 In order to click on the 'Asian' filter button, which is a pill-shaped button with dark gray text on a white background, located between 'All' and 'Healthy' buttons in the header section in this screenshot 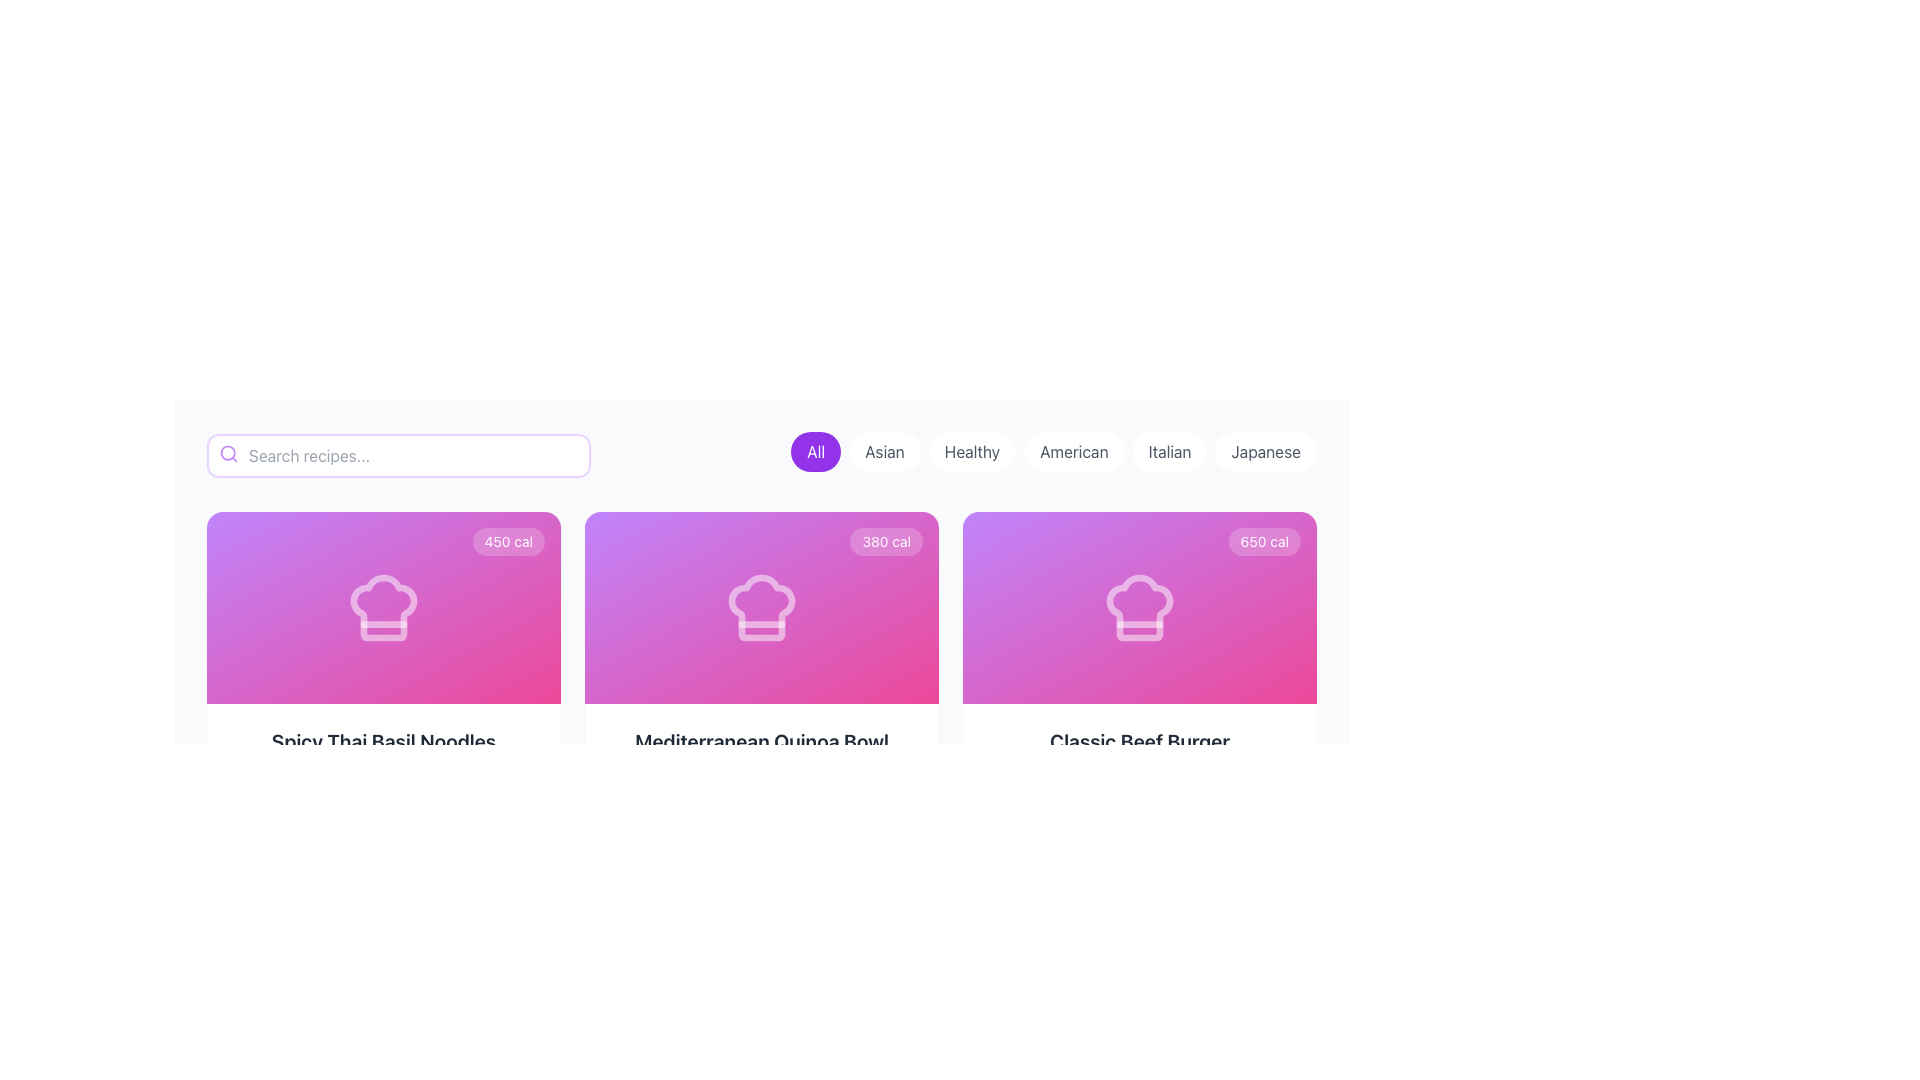, I will do `click(883, 451)`.